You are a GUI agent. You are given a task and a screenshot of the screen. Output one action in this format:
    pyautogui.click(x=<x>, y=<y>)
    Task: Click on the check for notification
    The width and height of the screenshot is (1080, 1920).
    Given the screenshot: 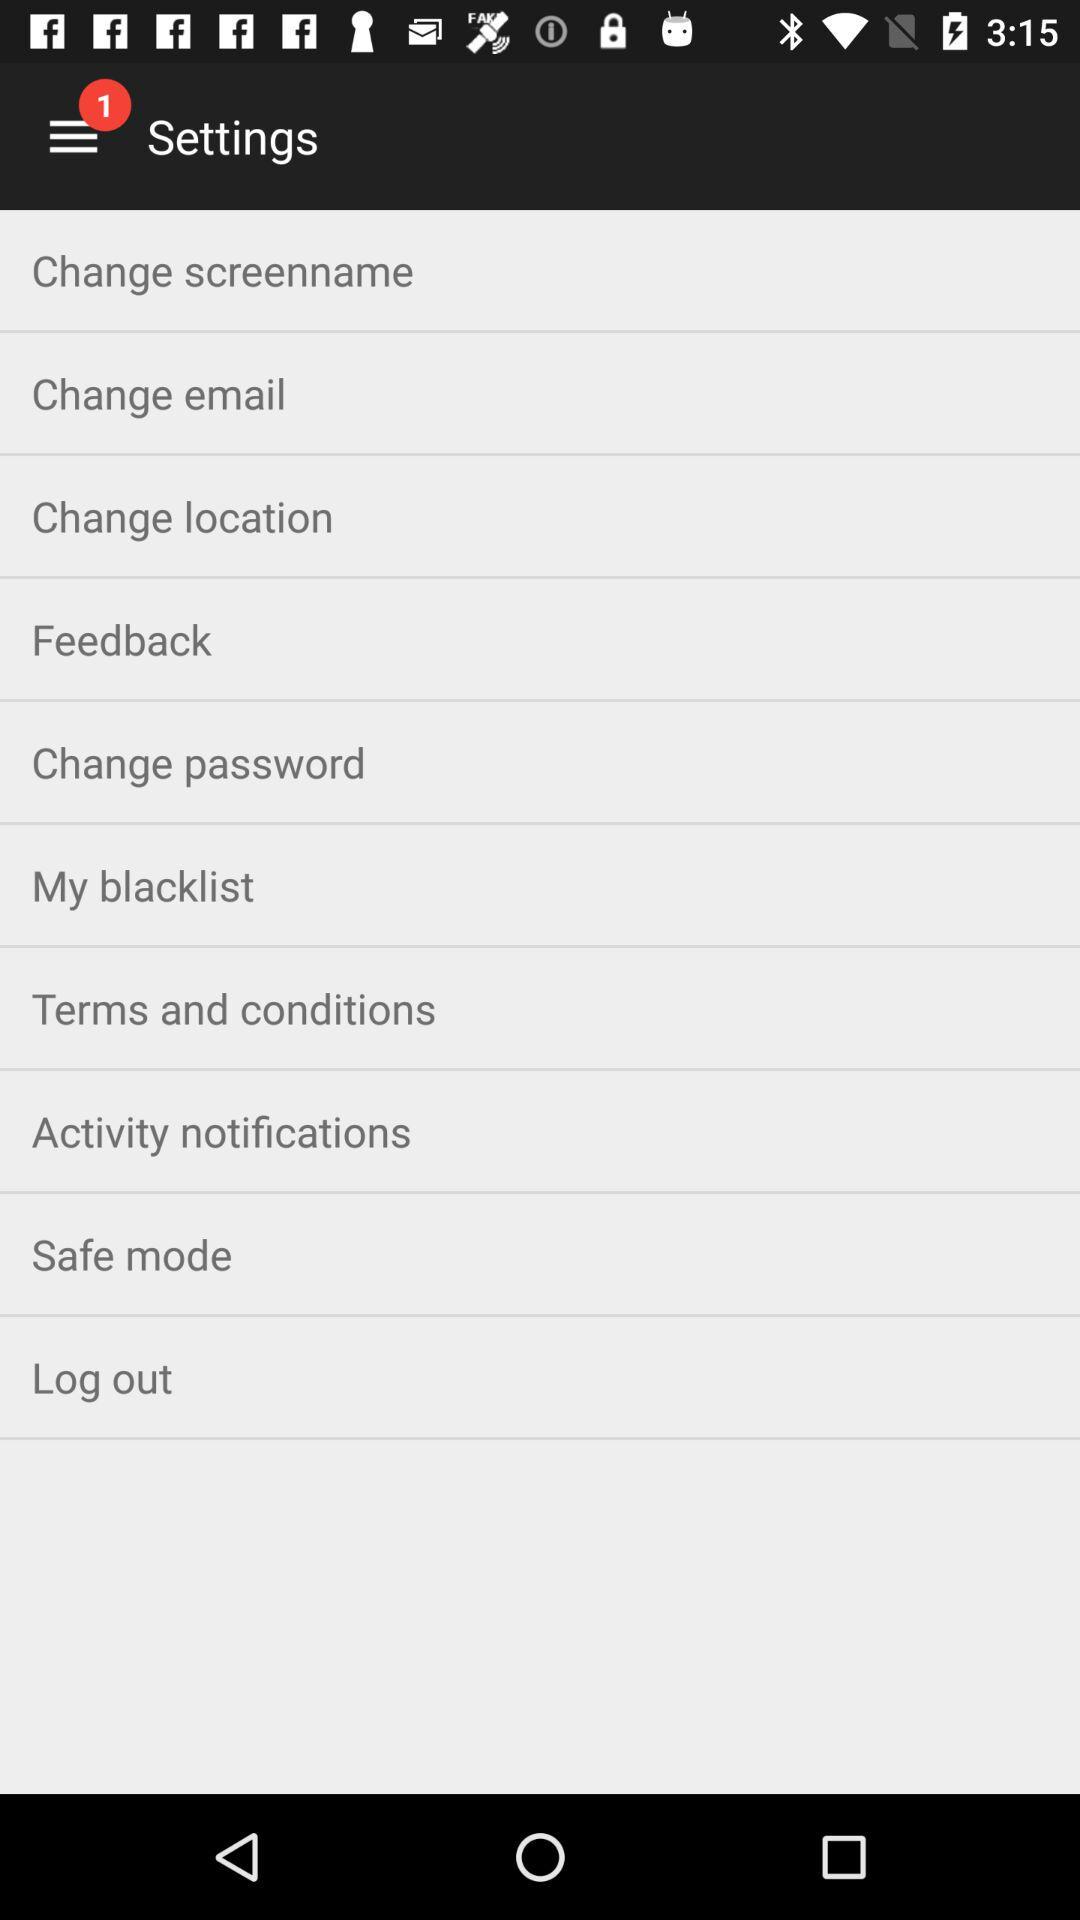 What is the action you would take?
    pyautogui.click(x=72, y=135)
    